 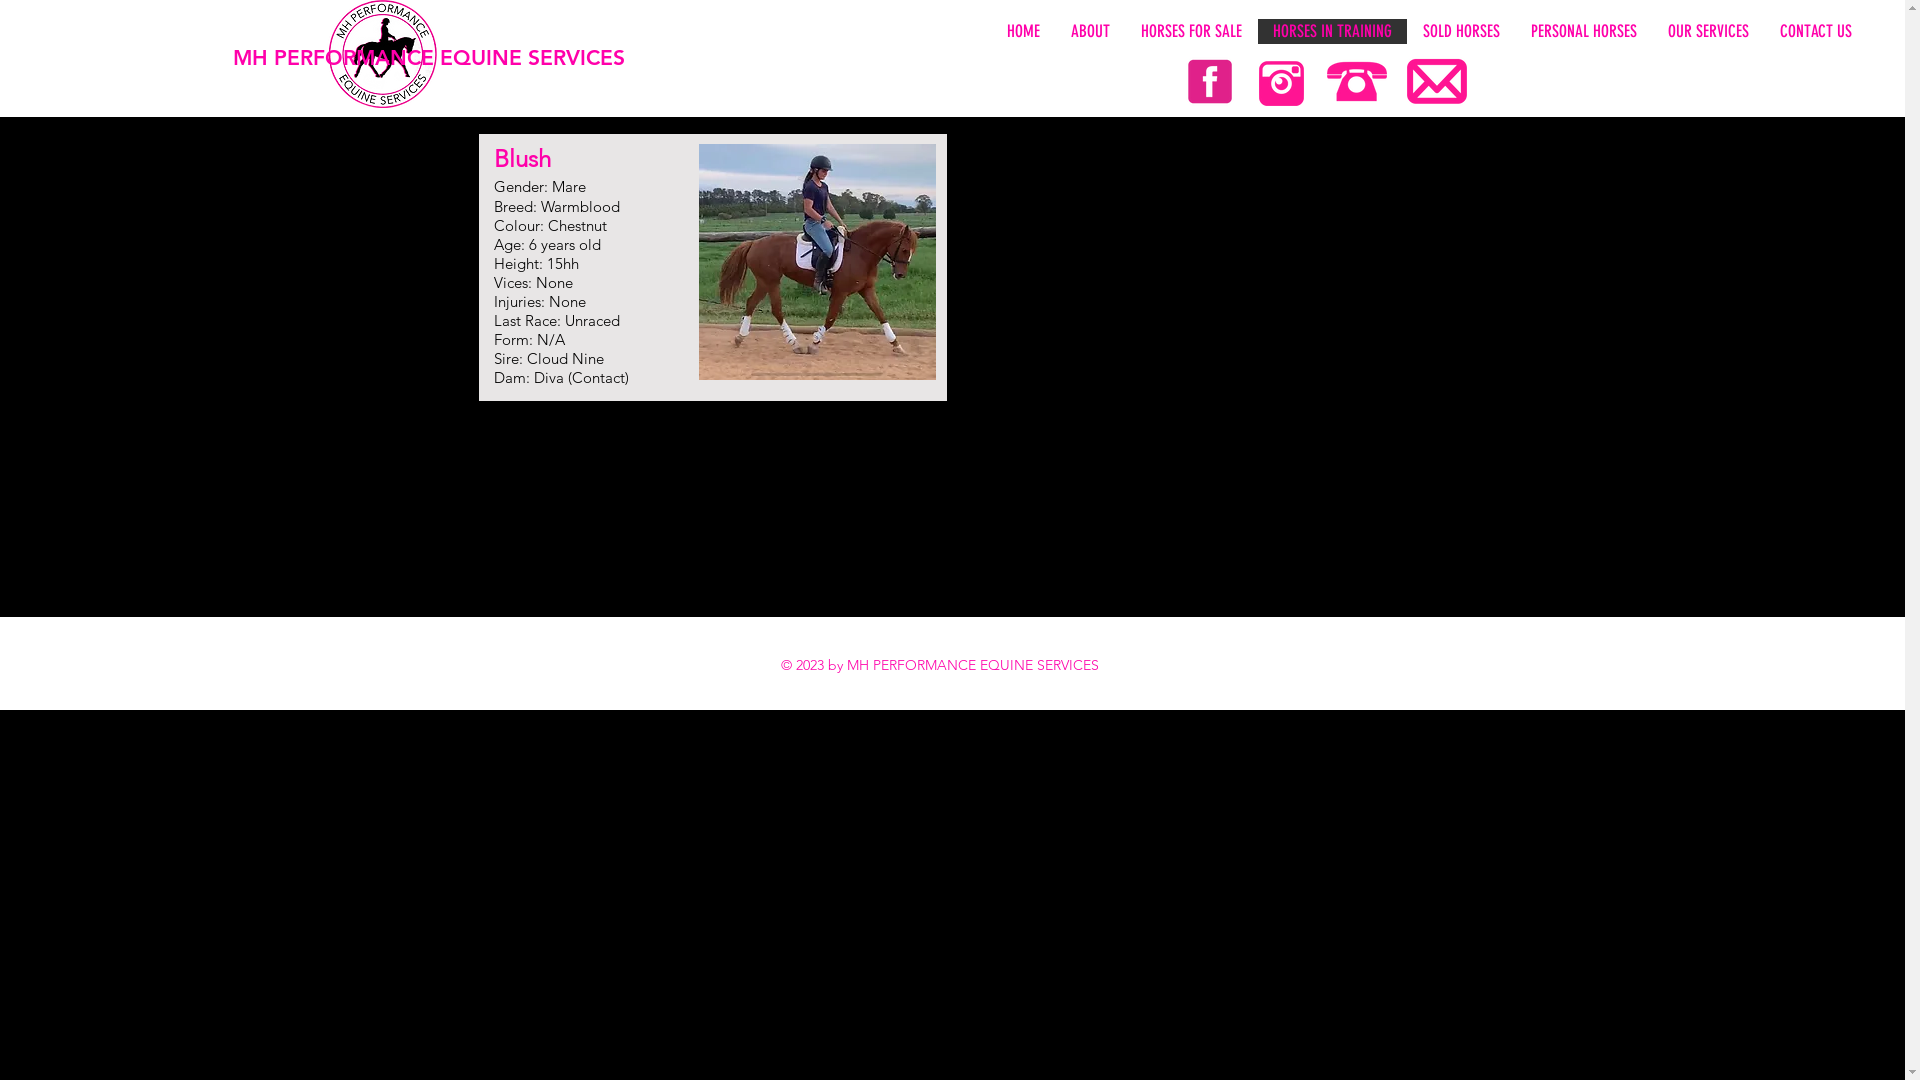 I want to click on 'PERSONAL HORSES', so click(x=1582, y=31).